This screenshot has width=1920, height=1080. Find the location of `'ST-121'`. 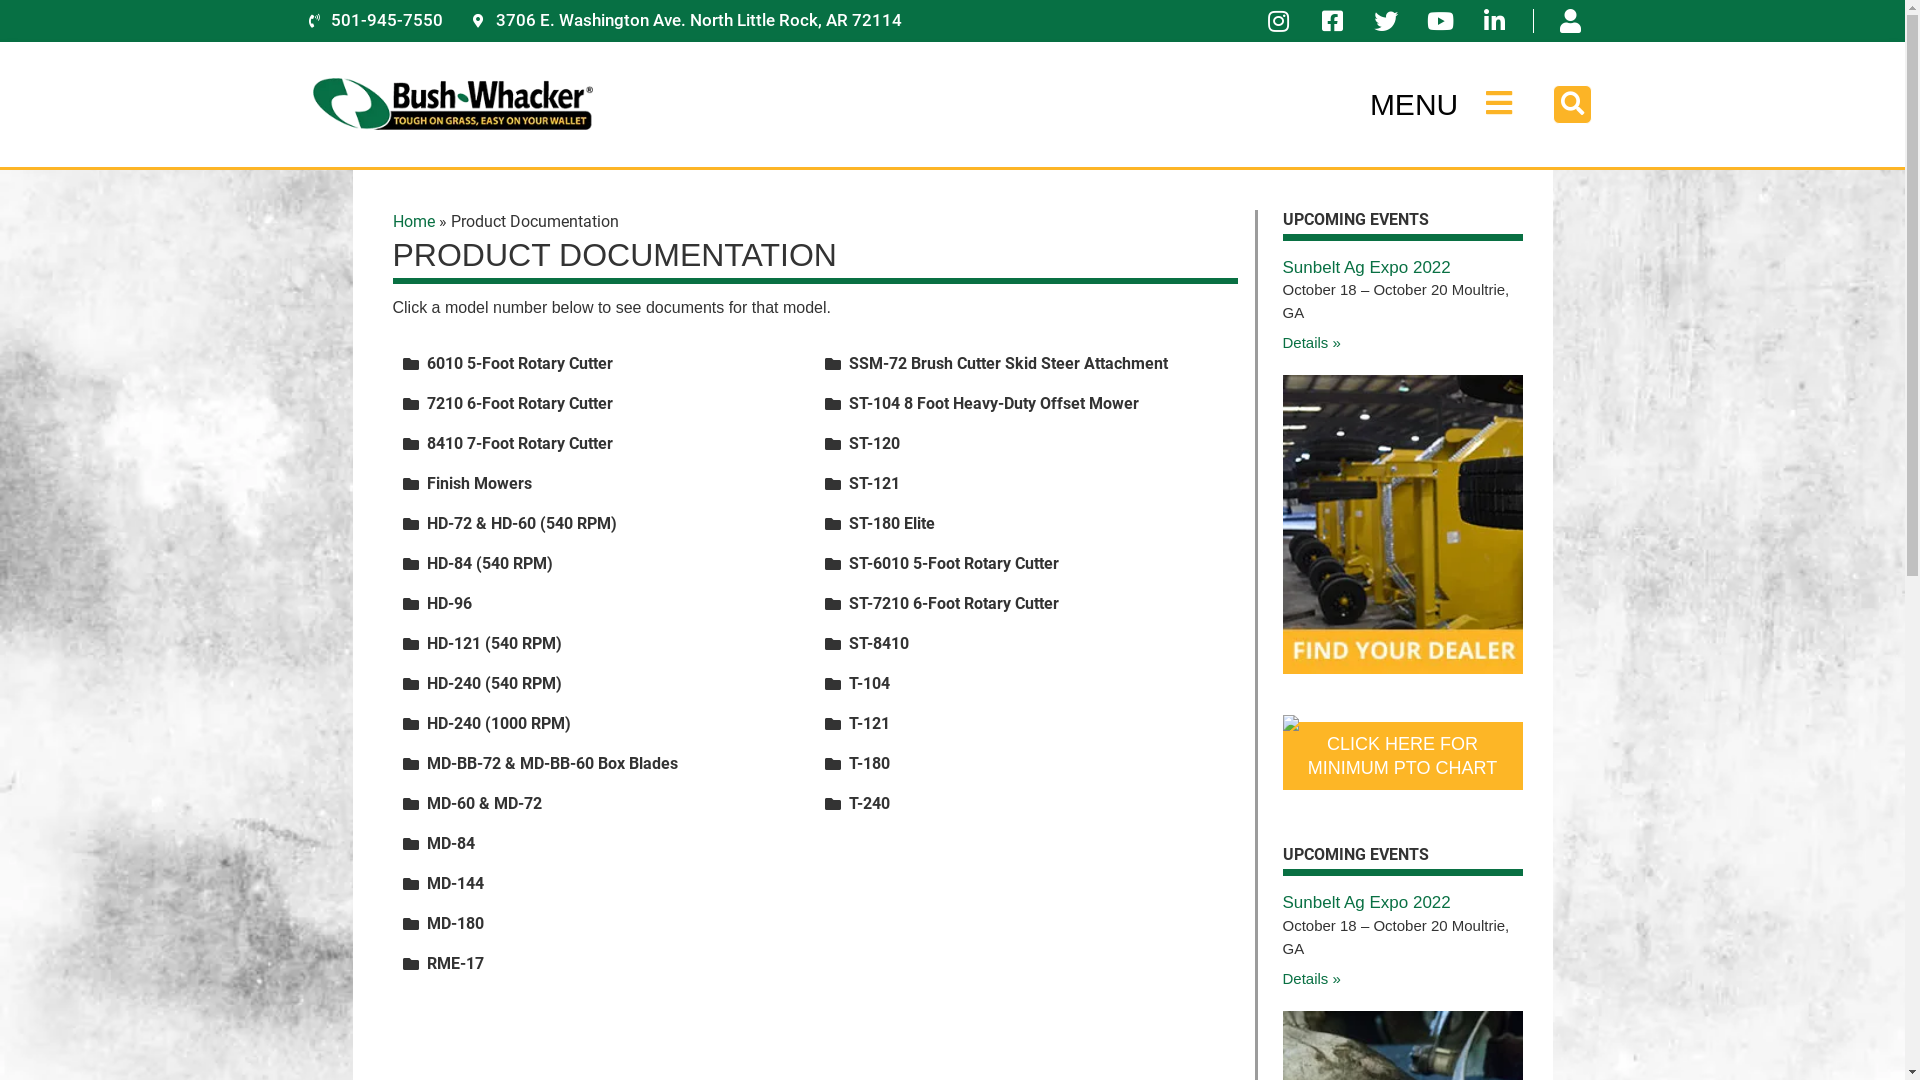

'ST-121' is located at coordinates (874, 483).